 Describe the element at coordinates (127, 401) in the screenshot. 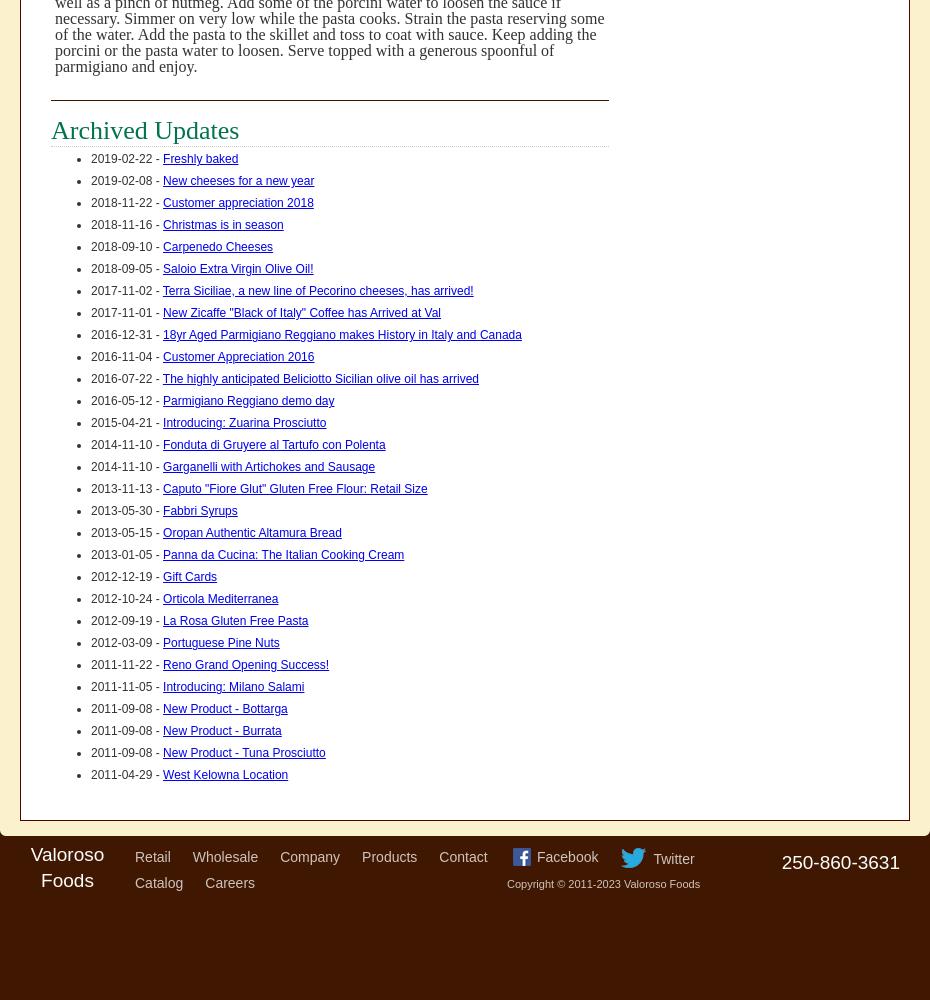

I see `'2016-05-12 -'` at that location.